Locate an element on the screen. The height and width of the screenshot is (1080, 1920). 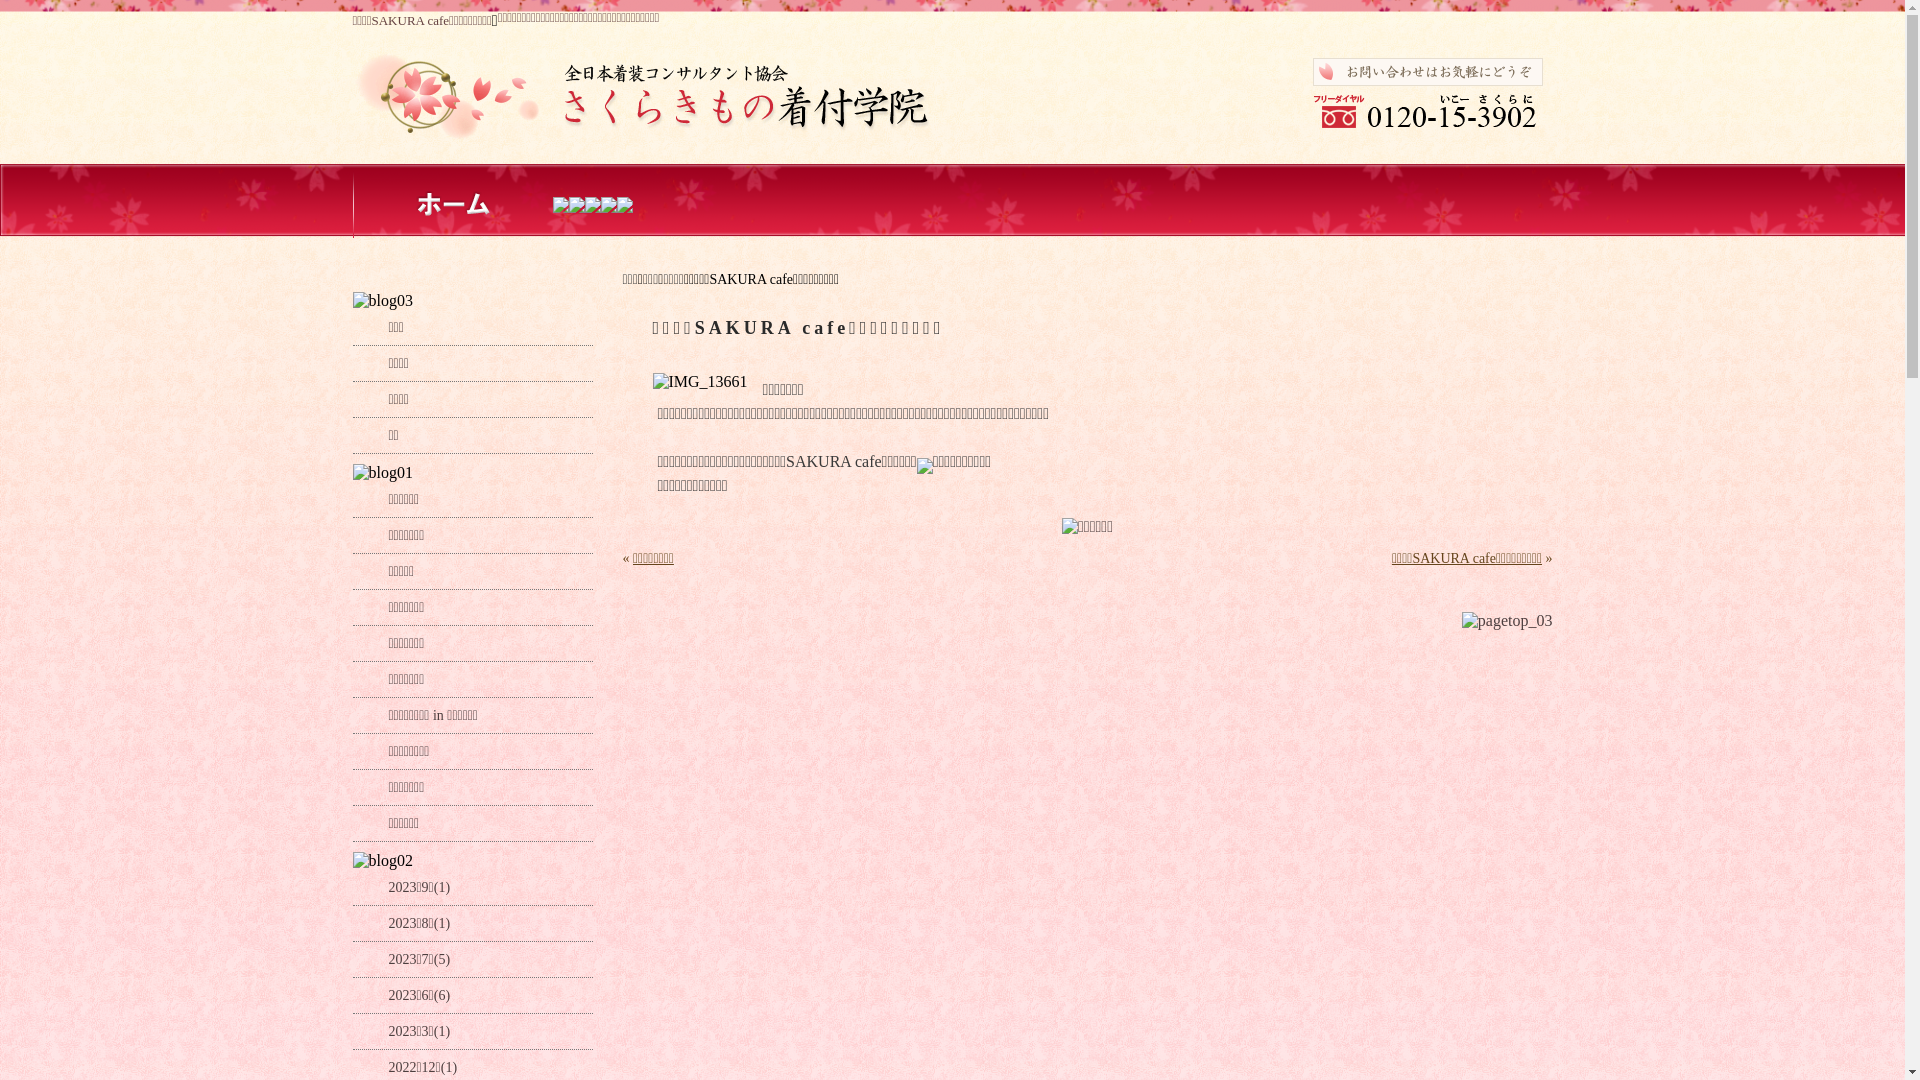
'blog01' is located at coordinates (382, 473).